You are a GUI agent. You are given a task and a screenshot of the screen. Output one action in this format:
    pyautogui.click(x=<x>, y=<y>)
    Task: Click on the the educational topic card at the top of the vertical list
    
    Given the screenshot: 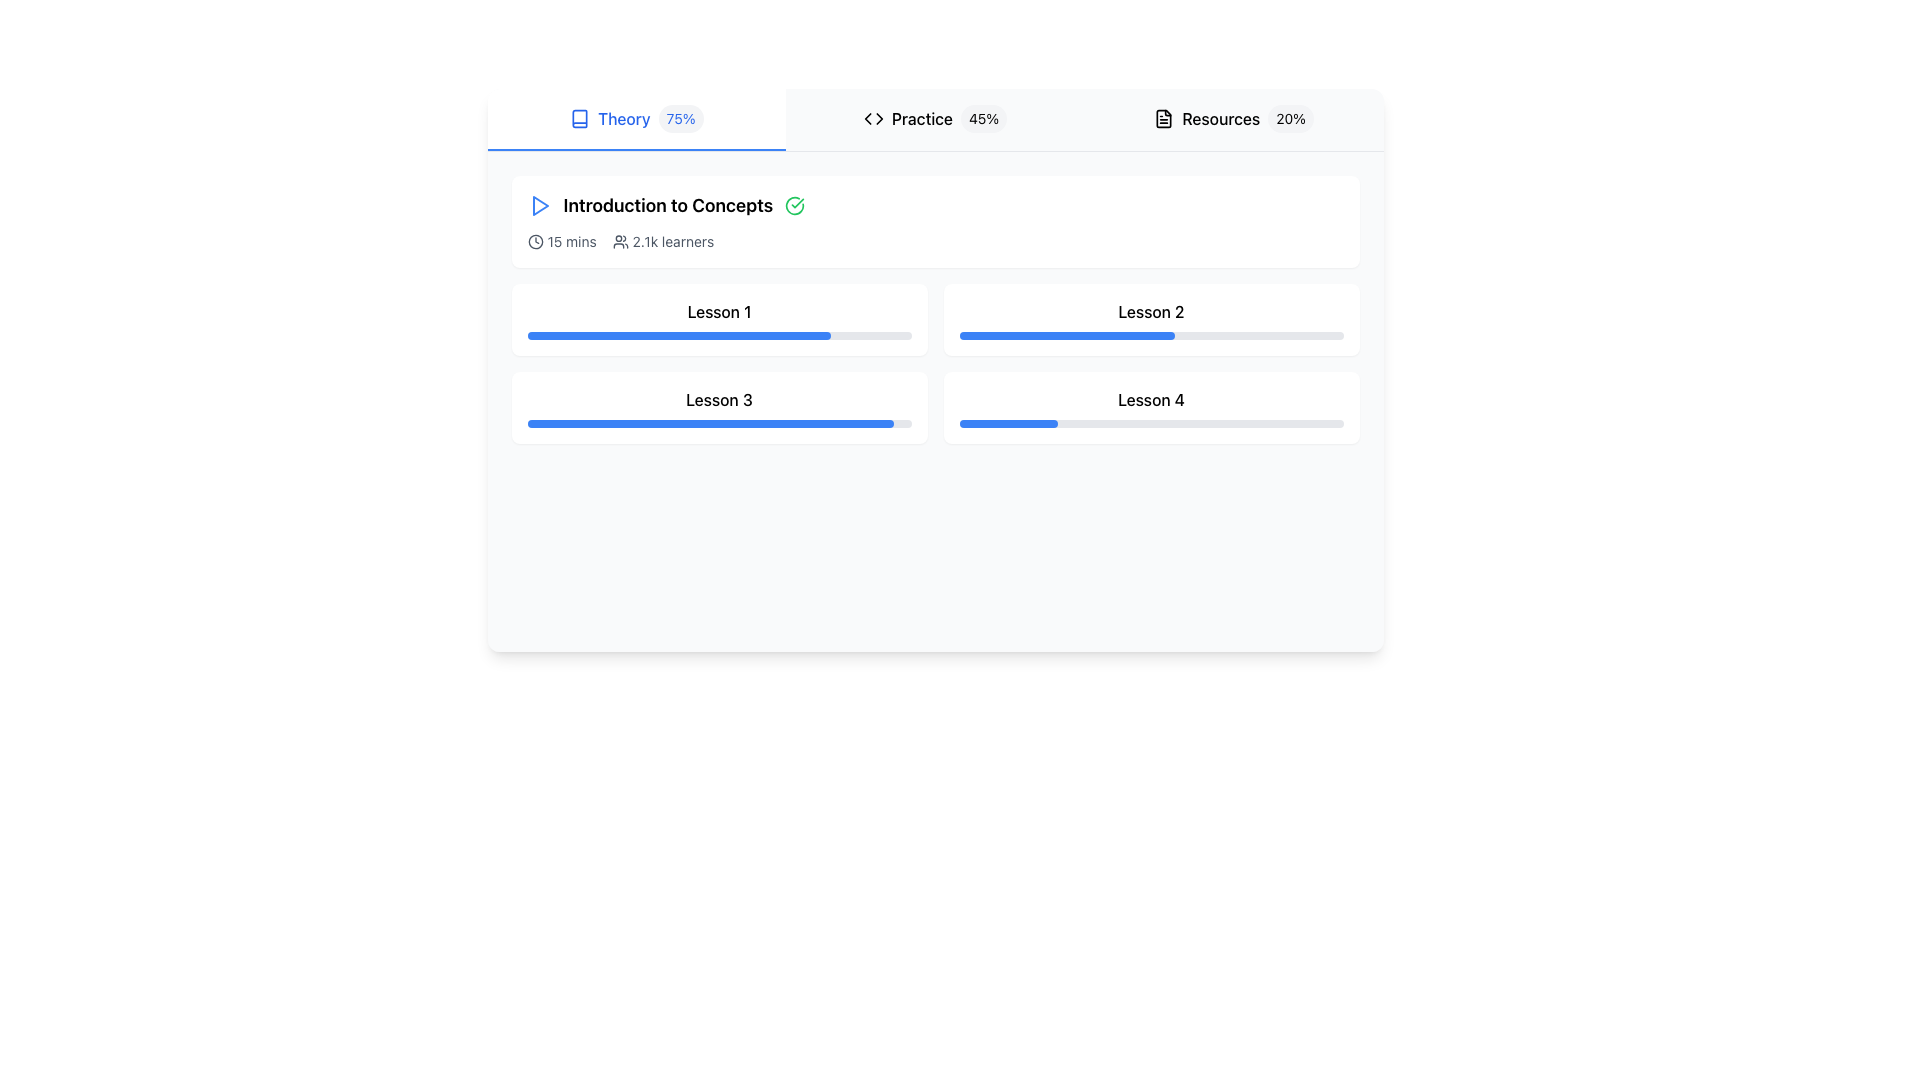 What is the action you would take?
    pyautogui.click(x=934, y=222)
    